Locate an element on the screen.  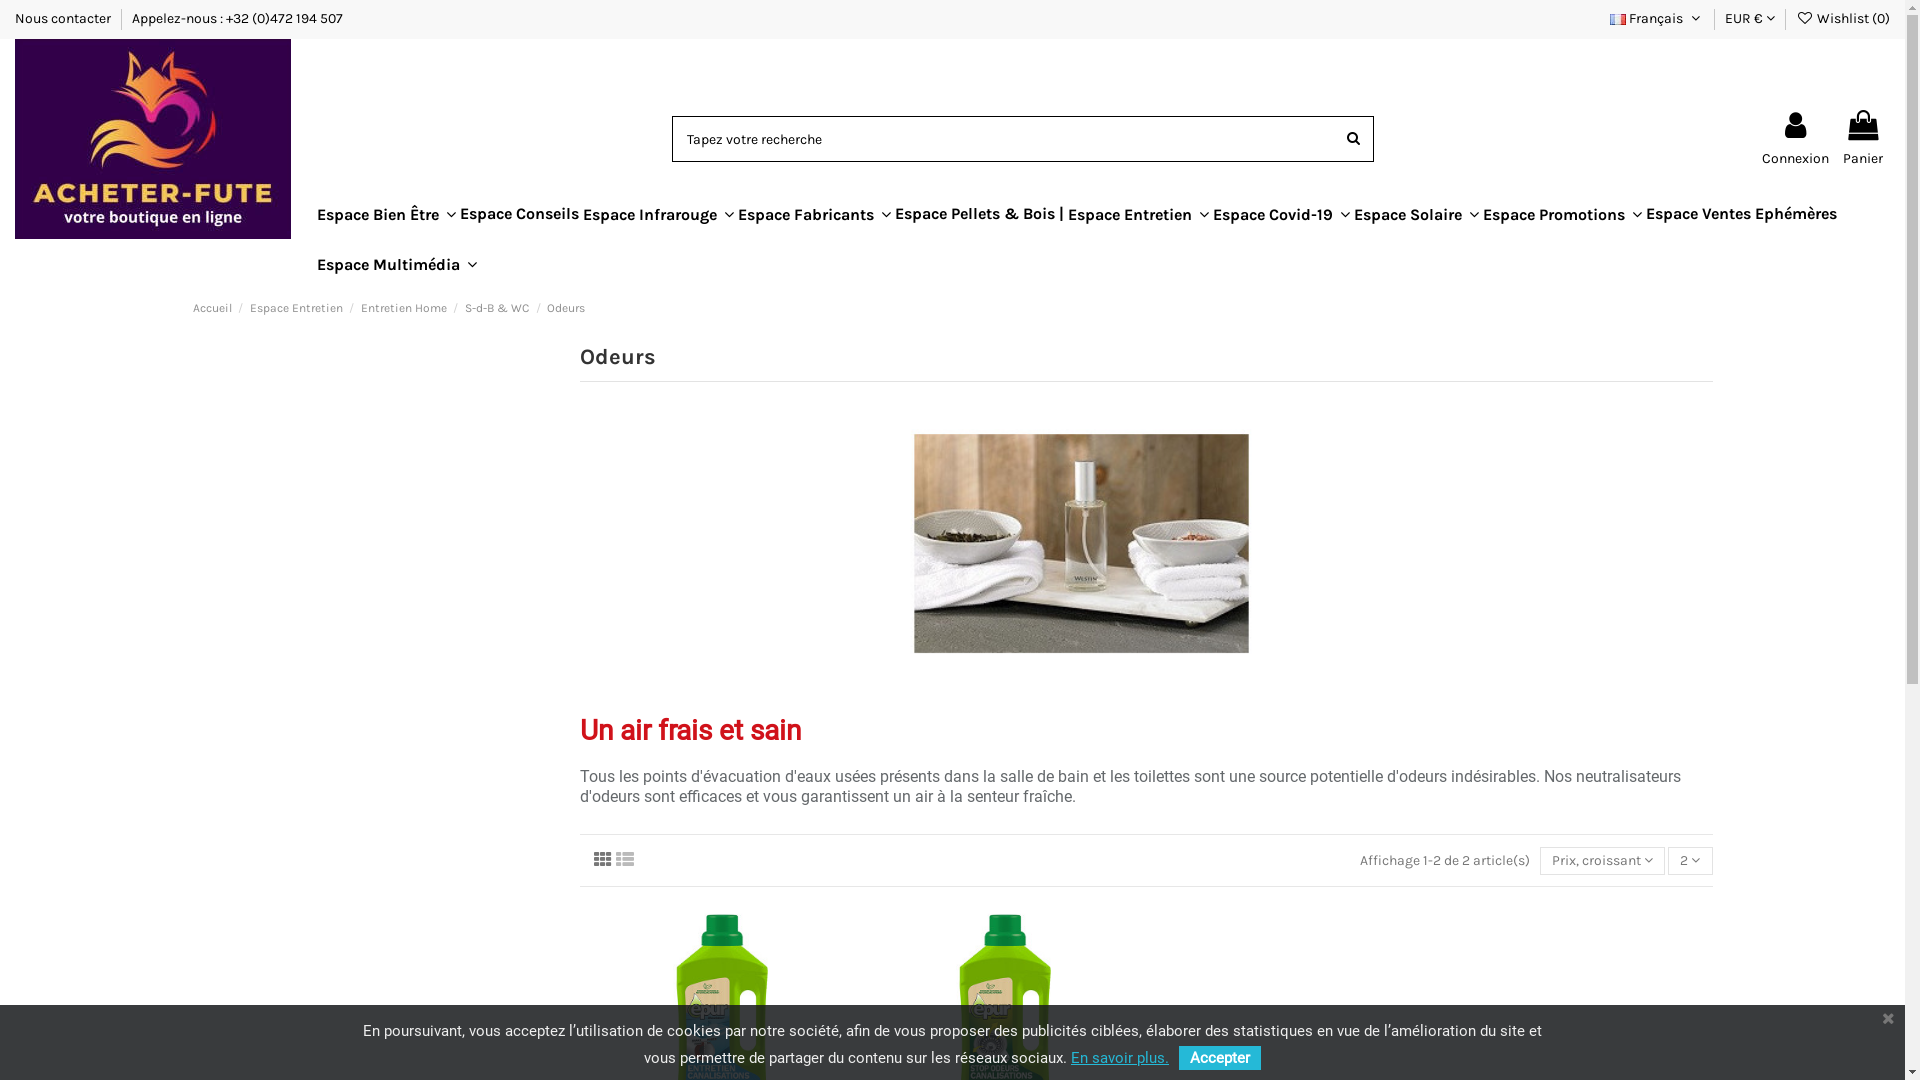
'Espace Conseils' is located at coordinates (456, 213).